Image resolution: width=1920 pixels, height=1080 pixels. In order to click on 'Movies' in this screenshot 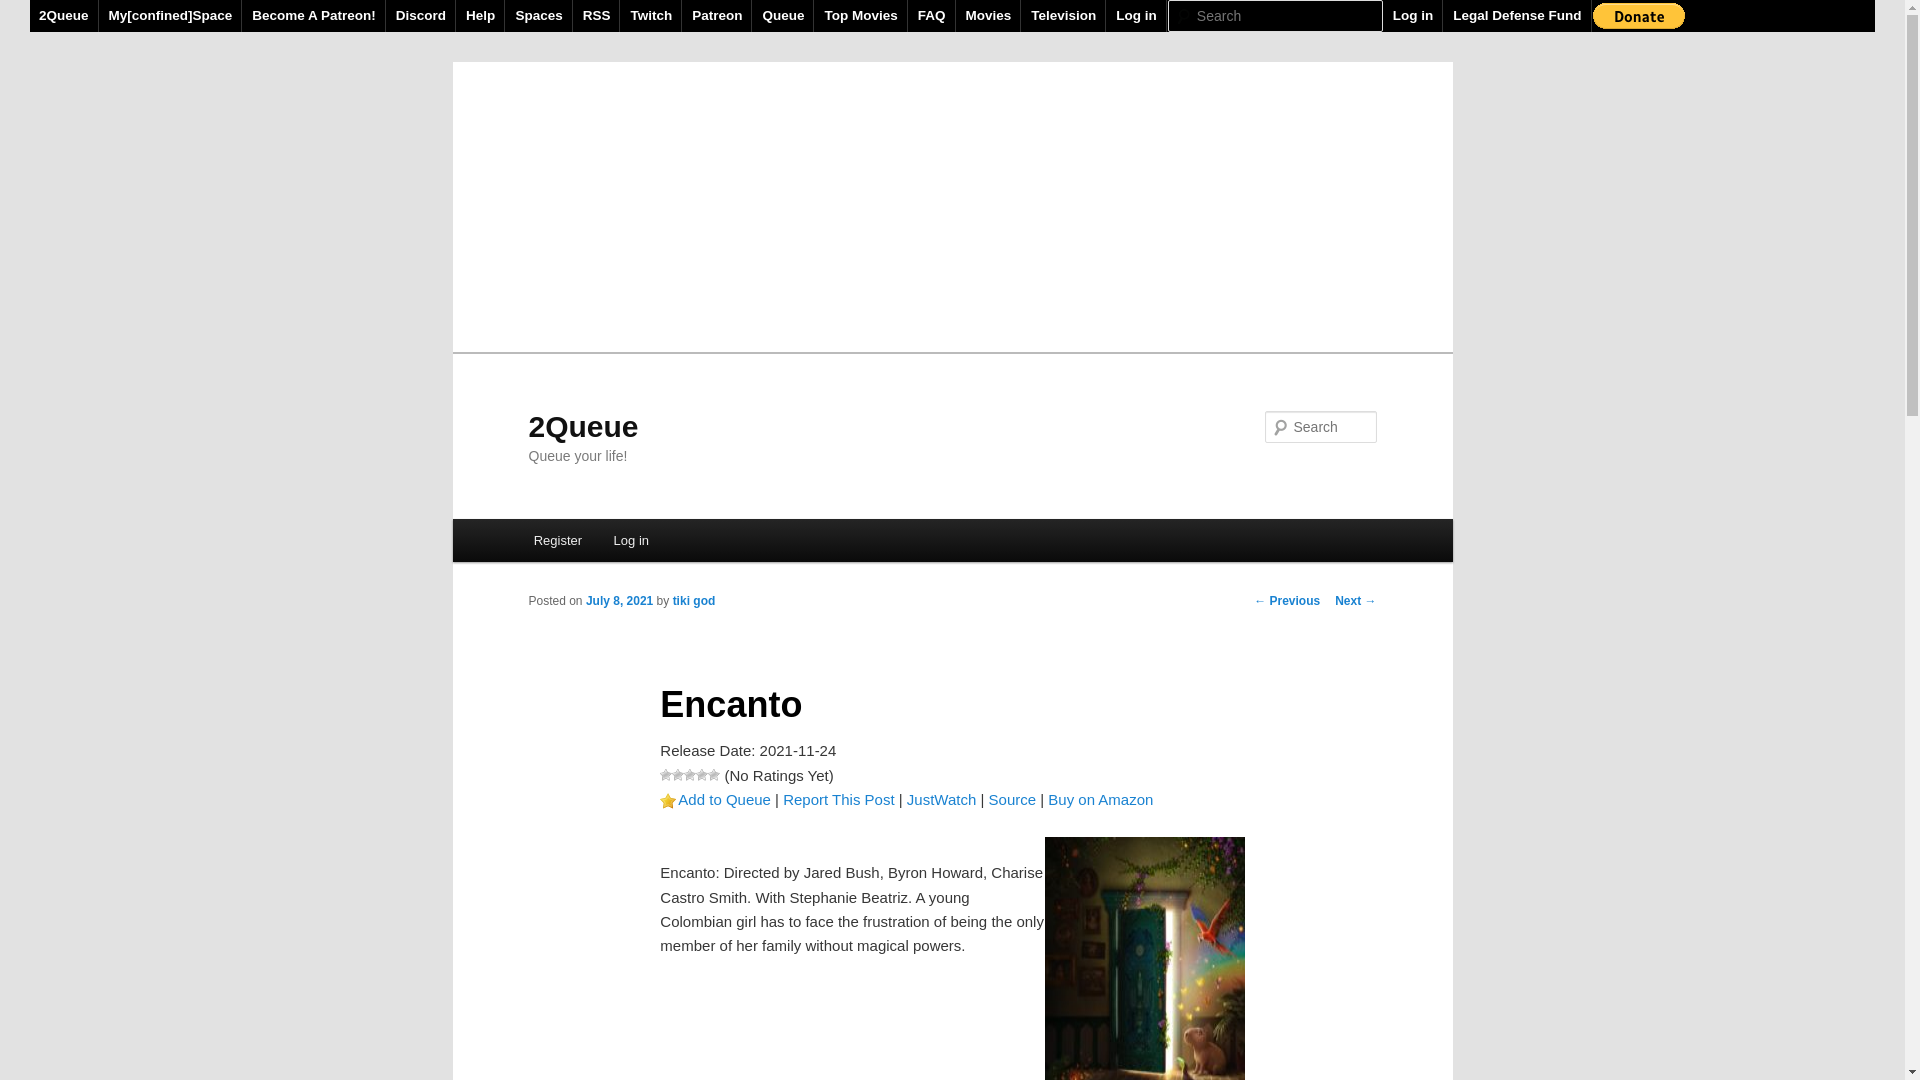, I will do `click(988, 15)`.